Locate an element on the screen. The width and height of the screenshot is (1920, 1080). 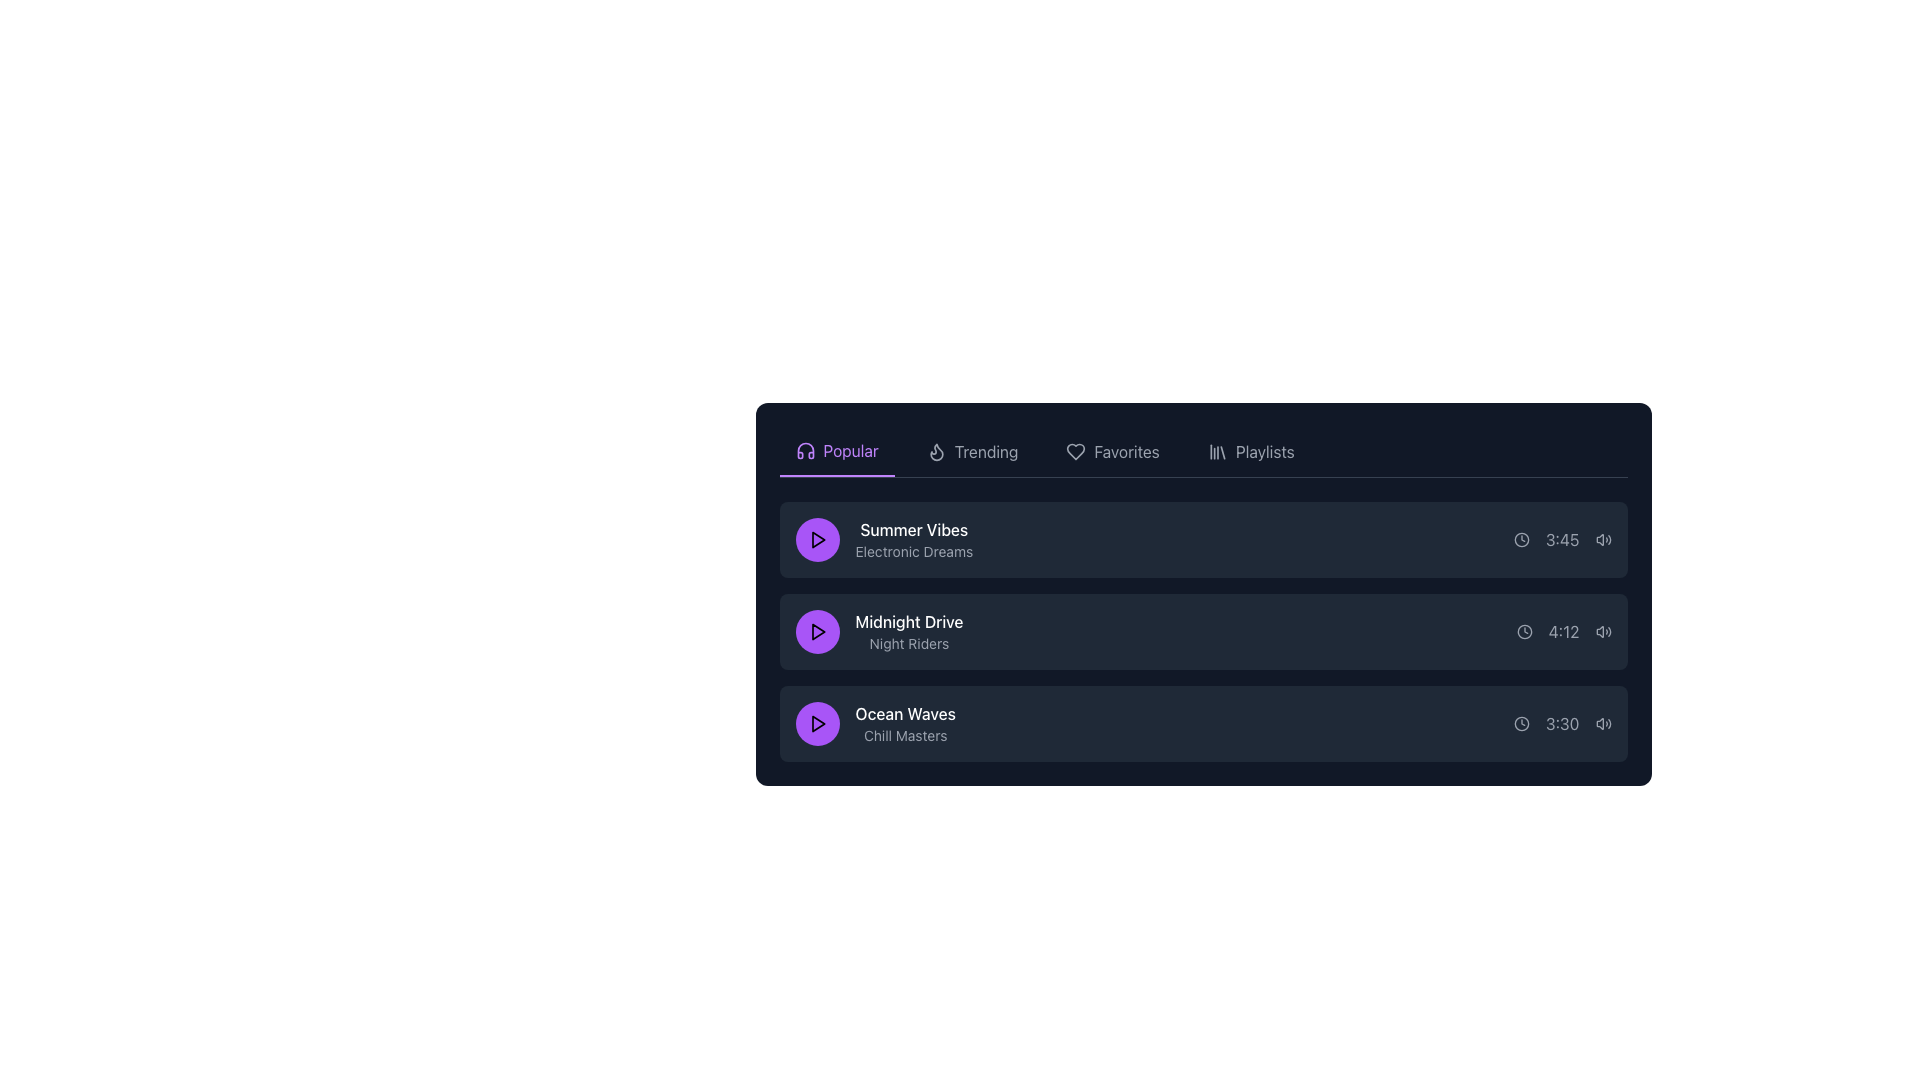
the heart-shaped icon in the top navigation bar is located at coordinates (1075, 451).